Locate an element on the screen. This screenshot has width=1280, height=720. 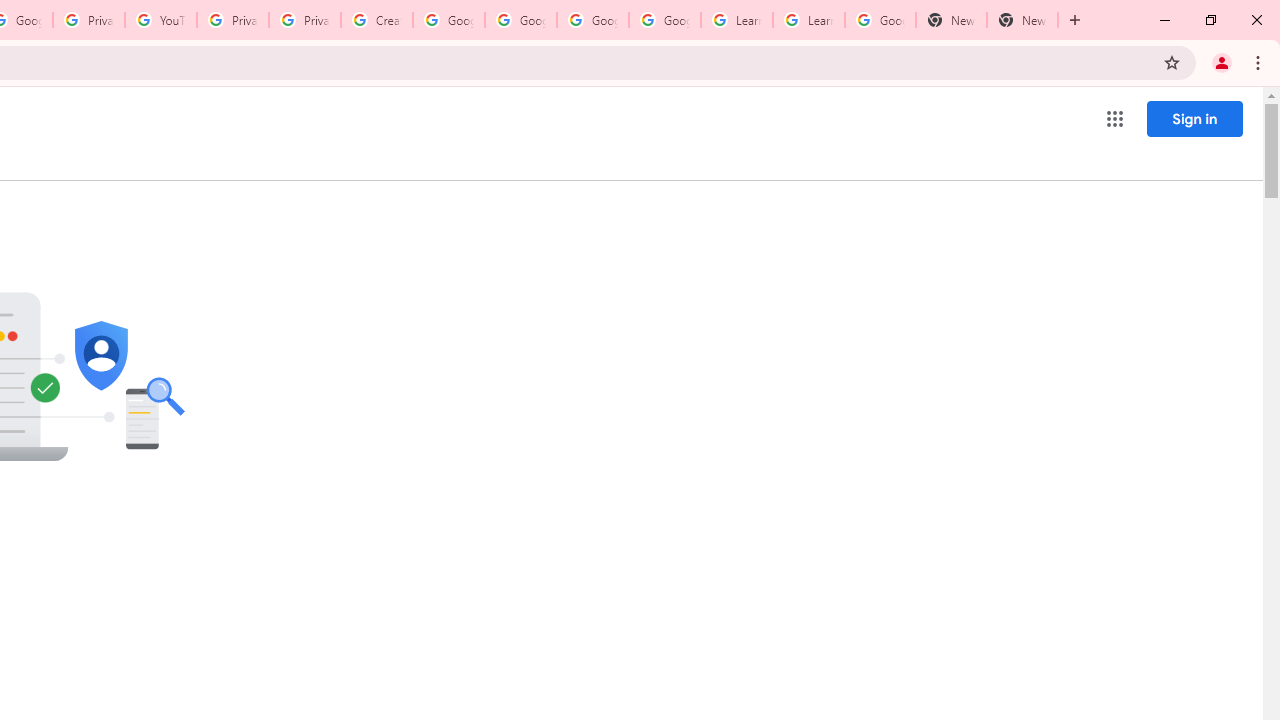
'New Tab' is located at coordinates (1022, 20).